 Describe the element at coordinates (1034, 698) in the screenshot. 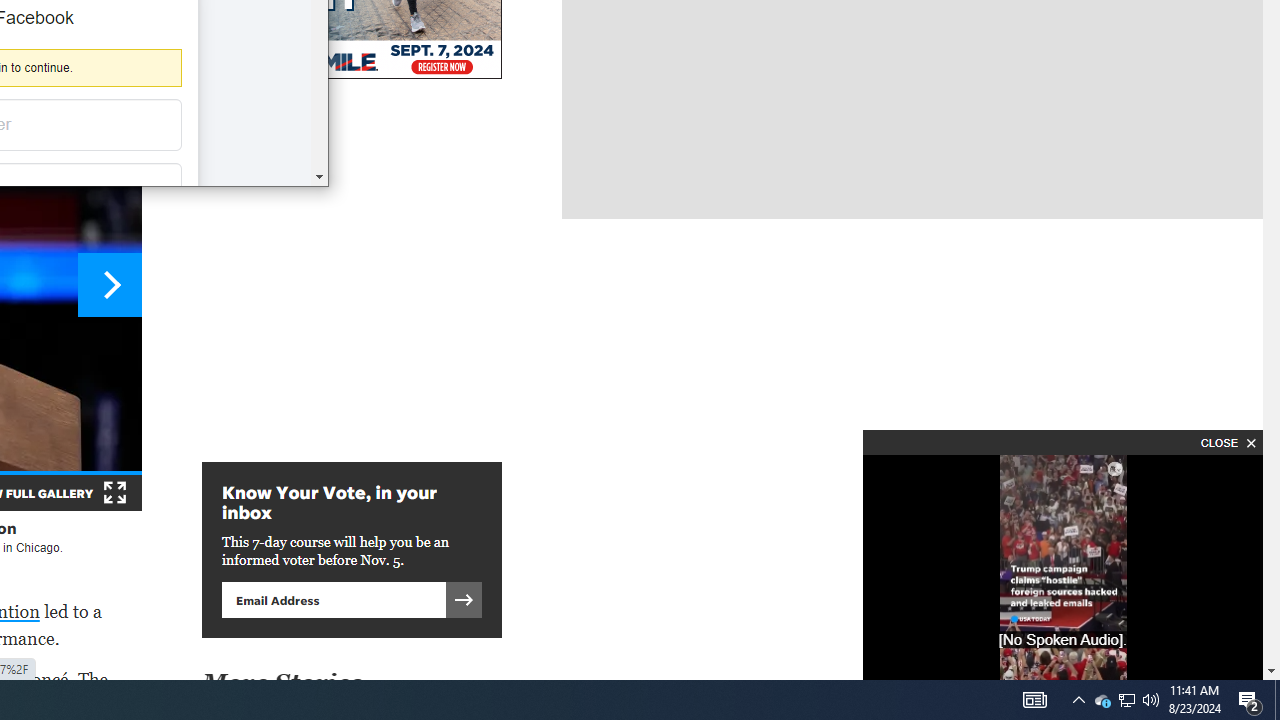

I see `'AutomationID: 4105'` at that location.